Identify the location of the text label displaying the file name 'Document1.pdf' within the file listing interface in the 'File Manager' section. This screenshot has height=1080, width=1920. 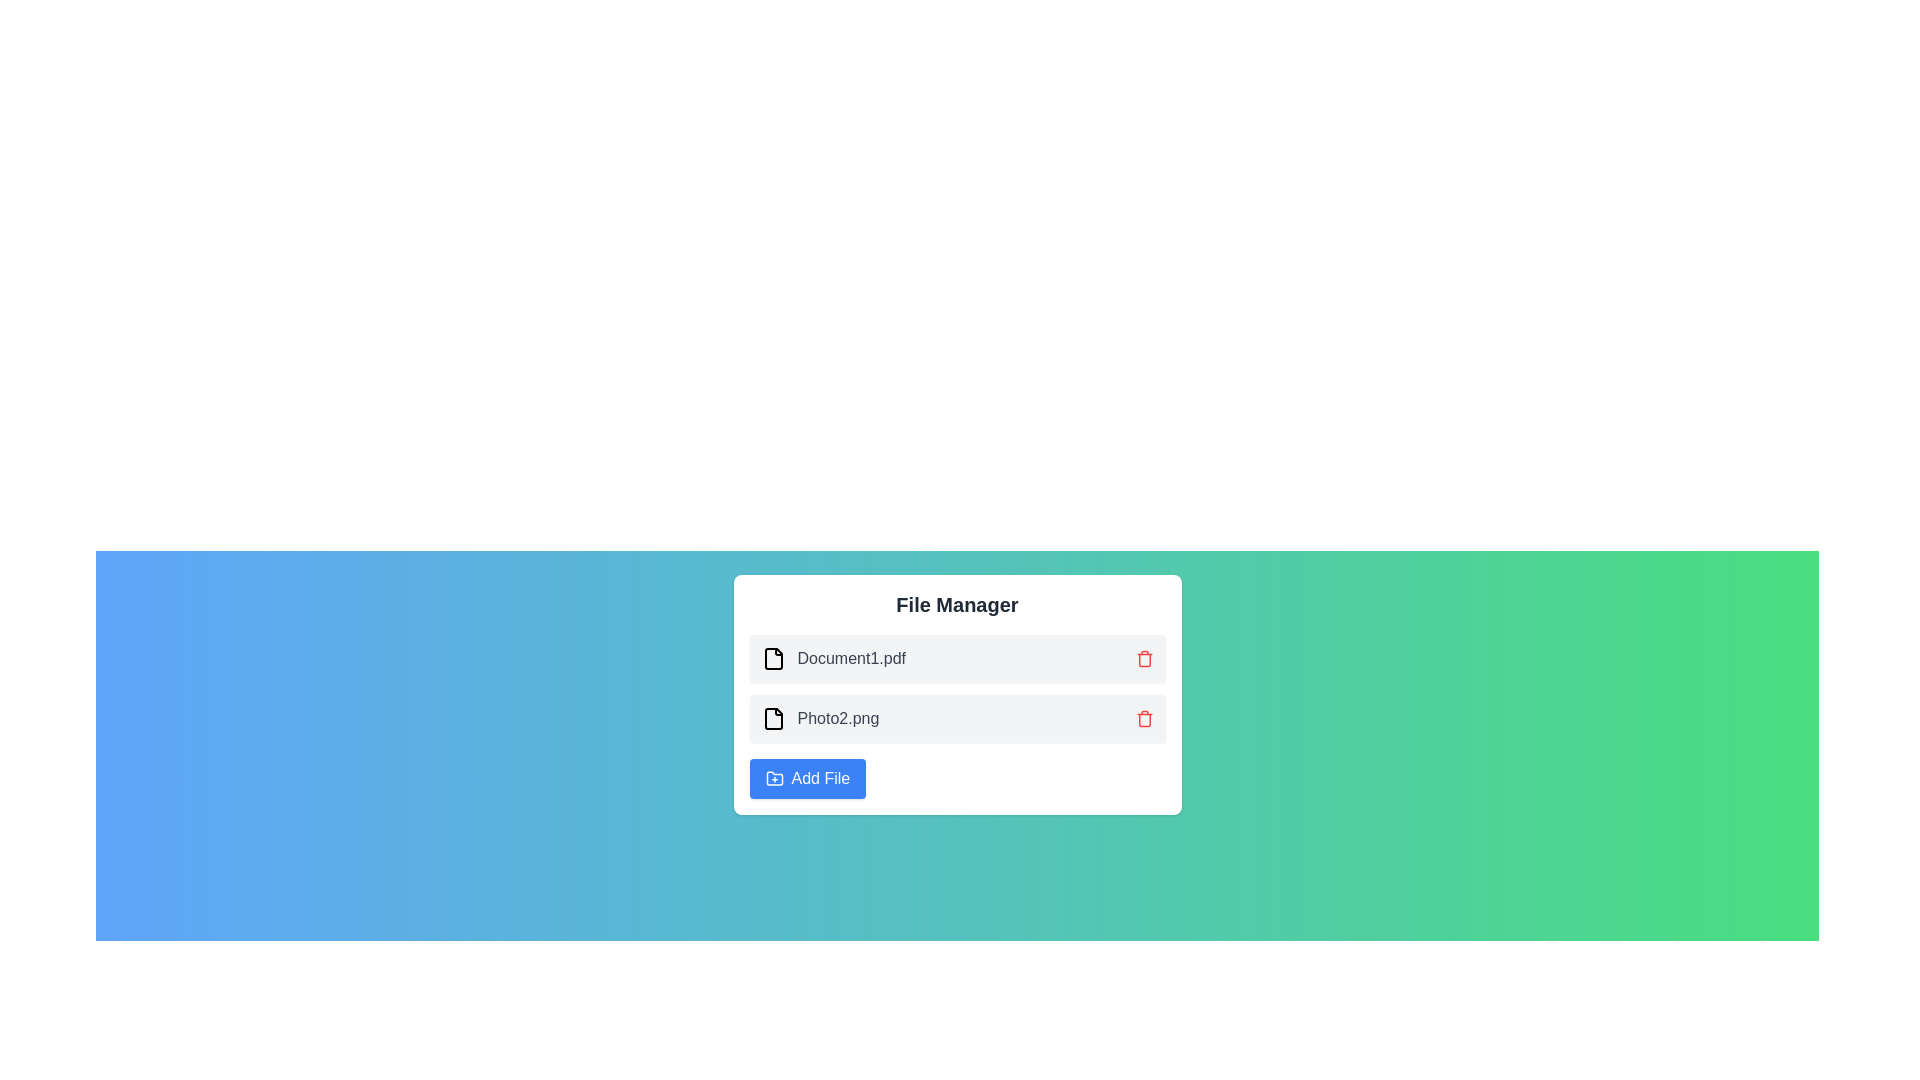
(851, 659).